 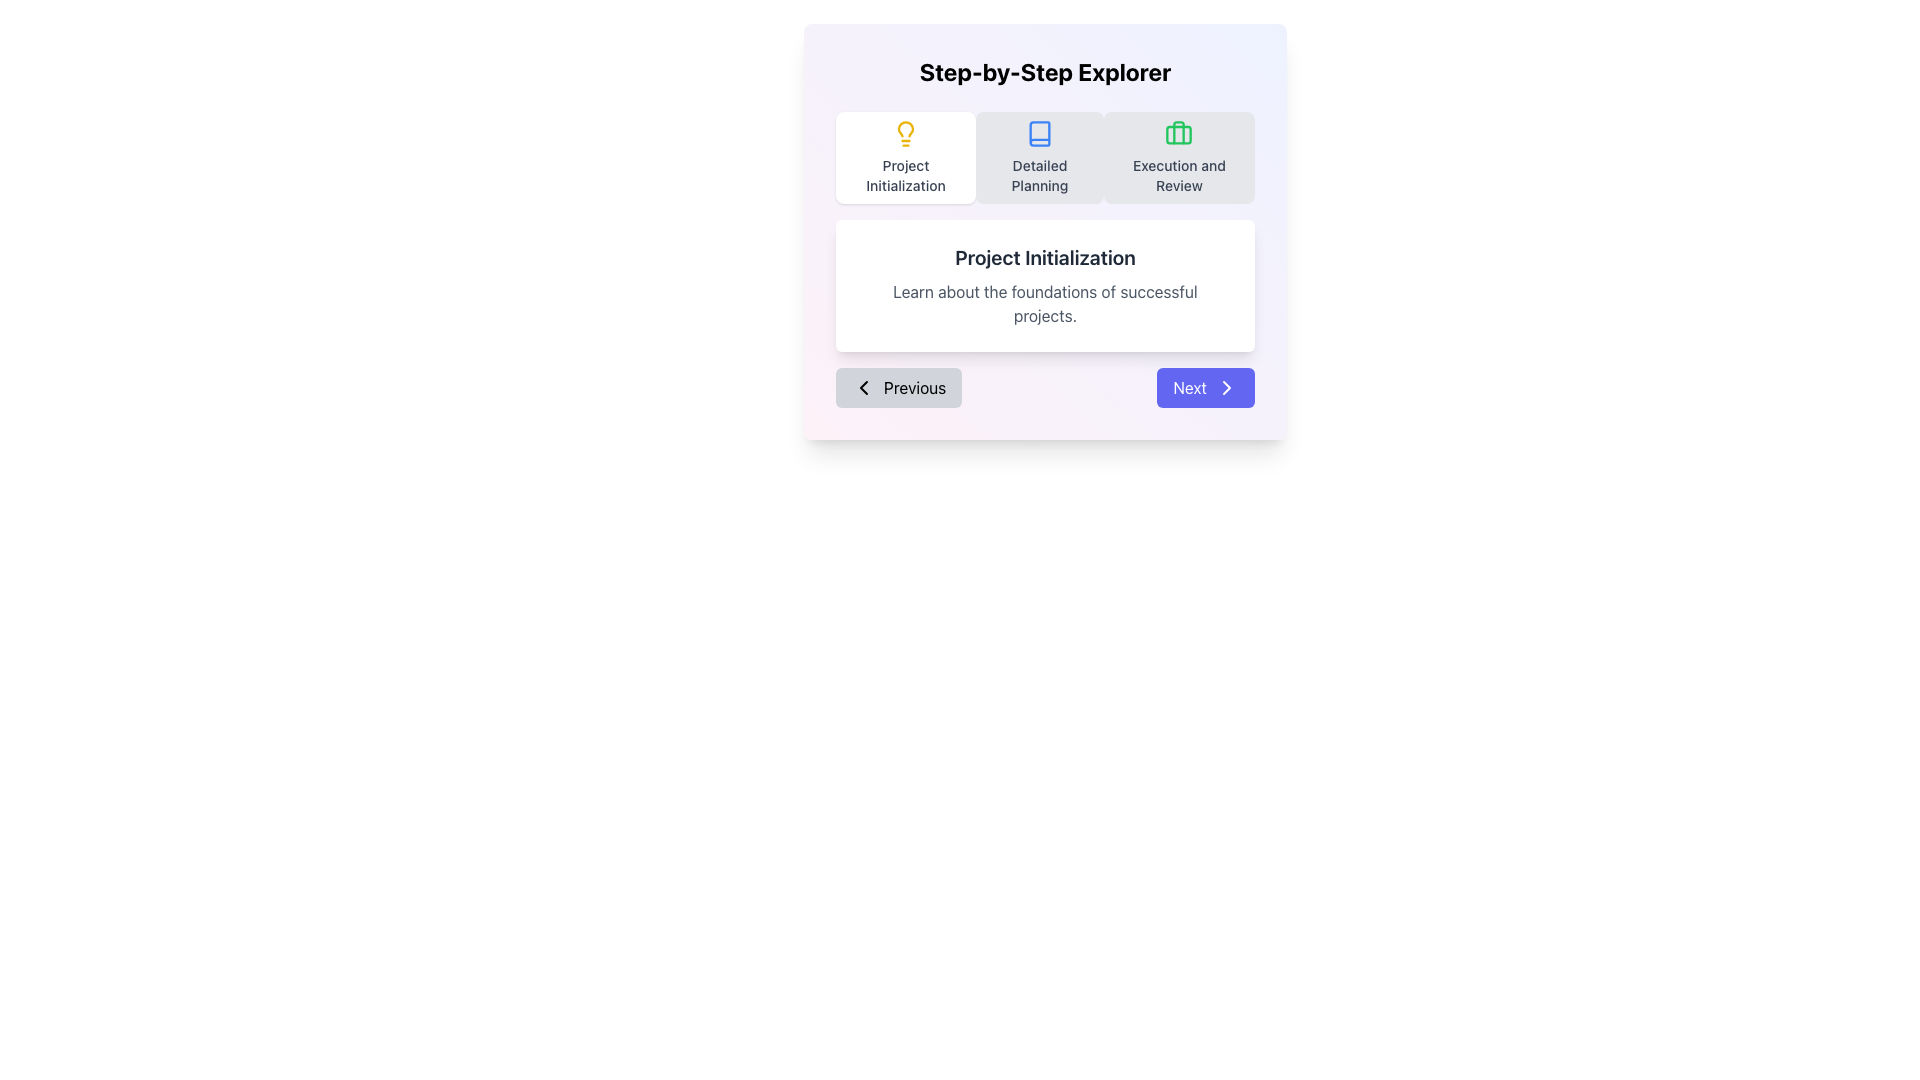 I want to click on the navigation button located at the bottom left of the panel, which is used to move to the previous step in a sequence, so click(x=898, y=388).